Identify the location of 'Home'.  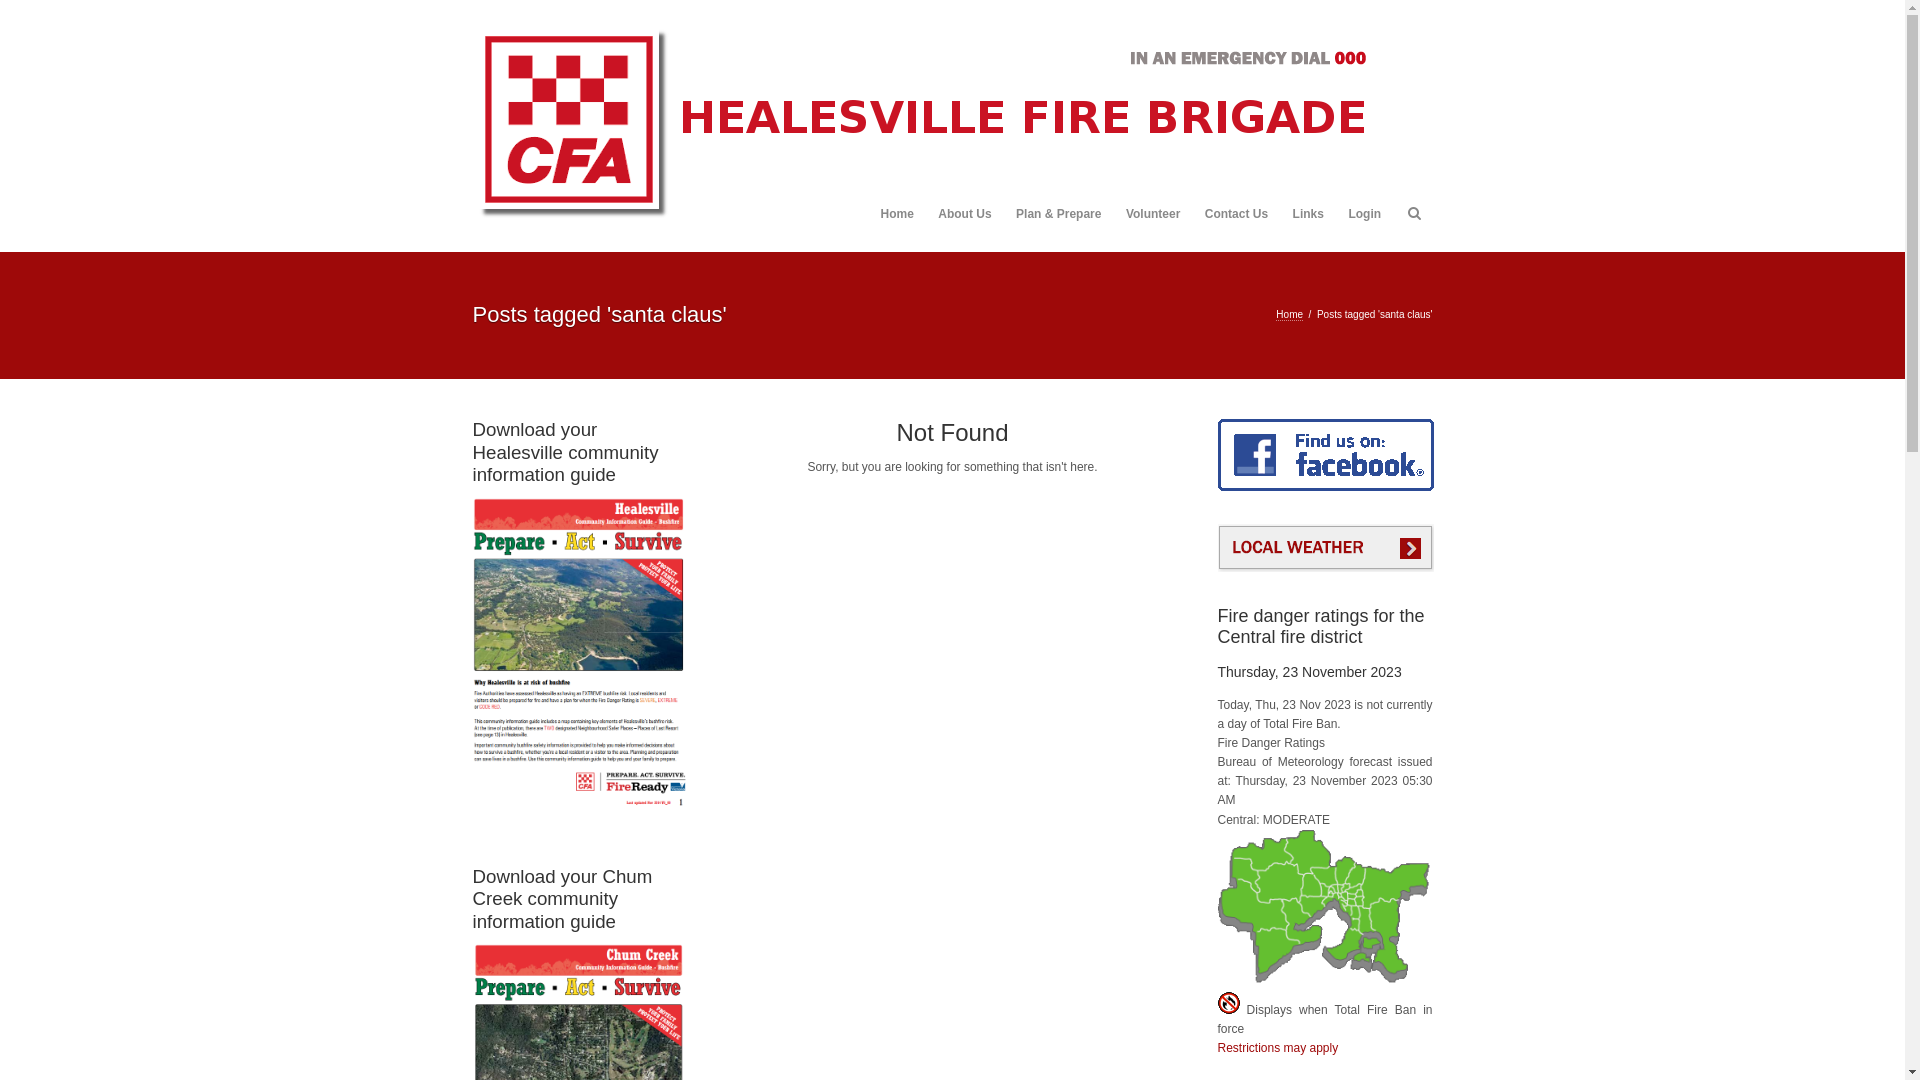
(895, 214).